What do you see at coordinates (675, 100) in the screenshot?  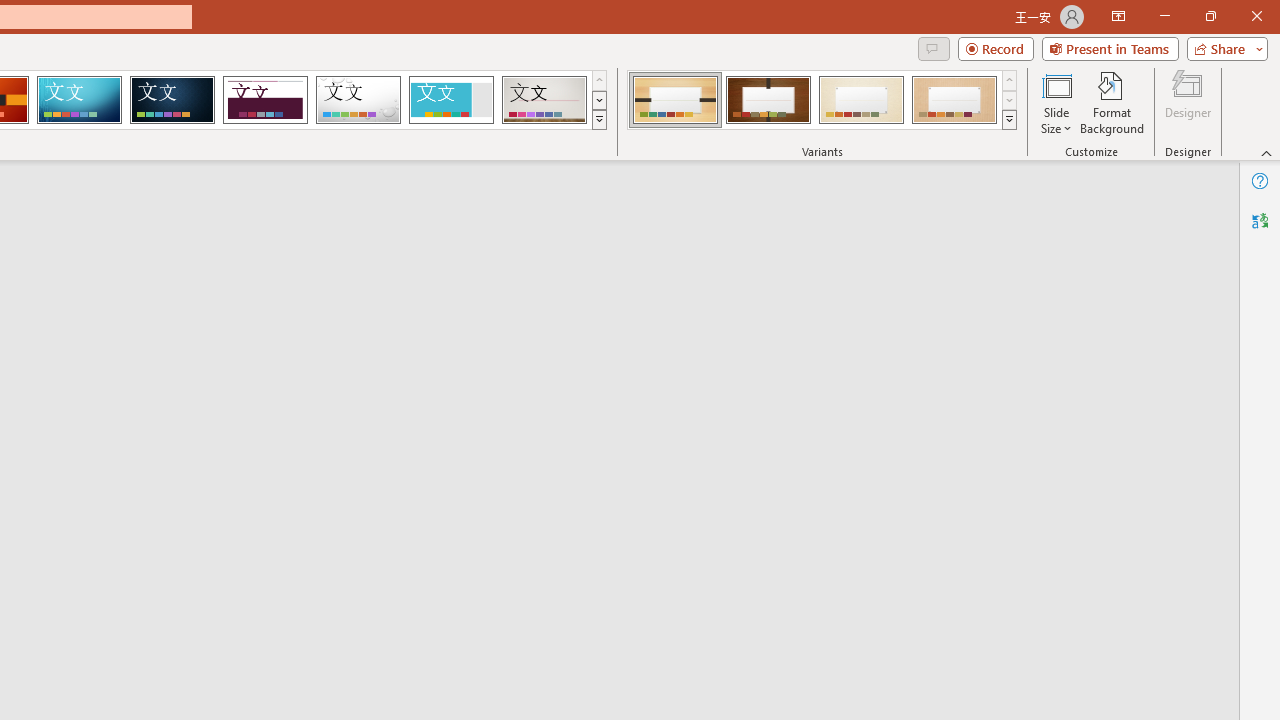 I see `'Organic Variant 1'` at bounding box center [675, 100].